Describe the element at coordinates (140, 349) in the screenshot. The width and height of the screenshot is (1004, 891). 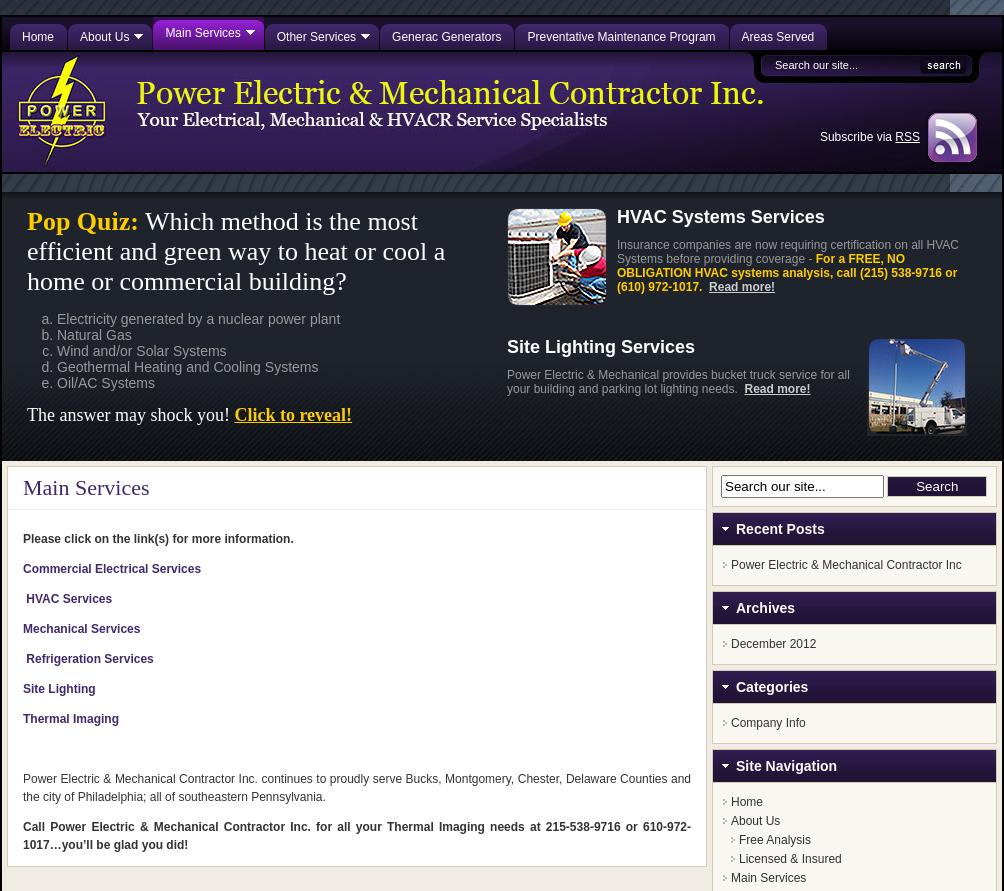
I see `'Wind and/or Solar Systems'` at that location.